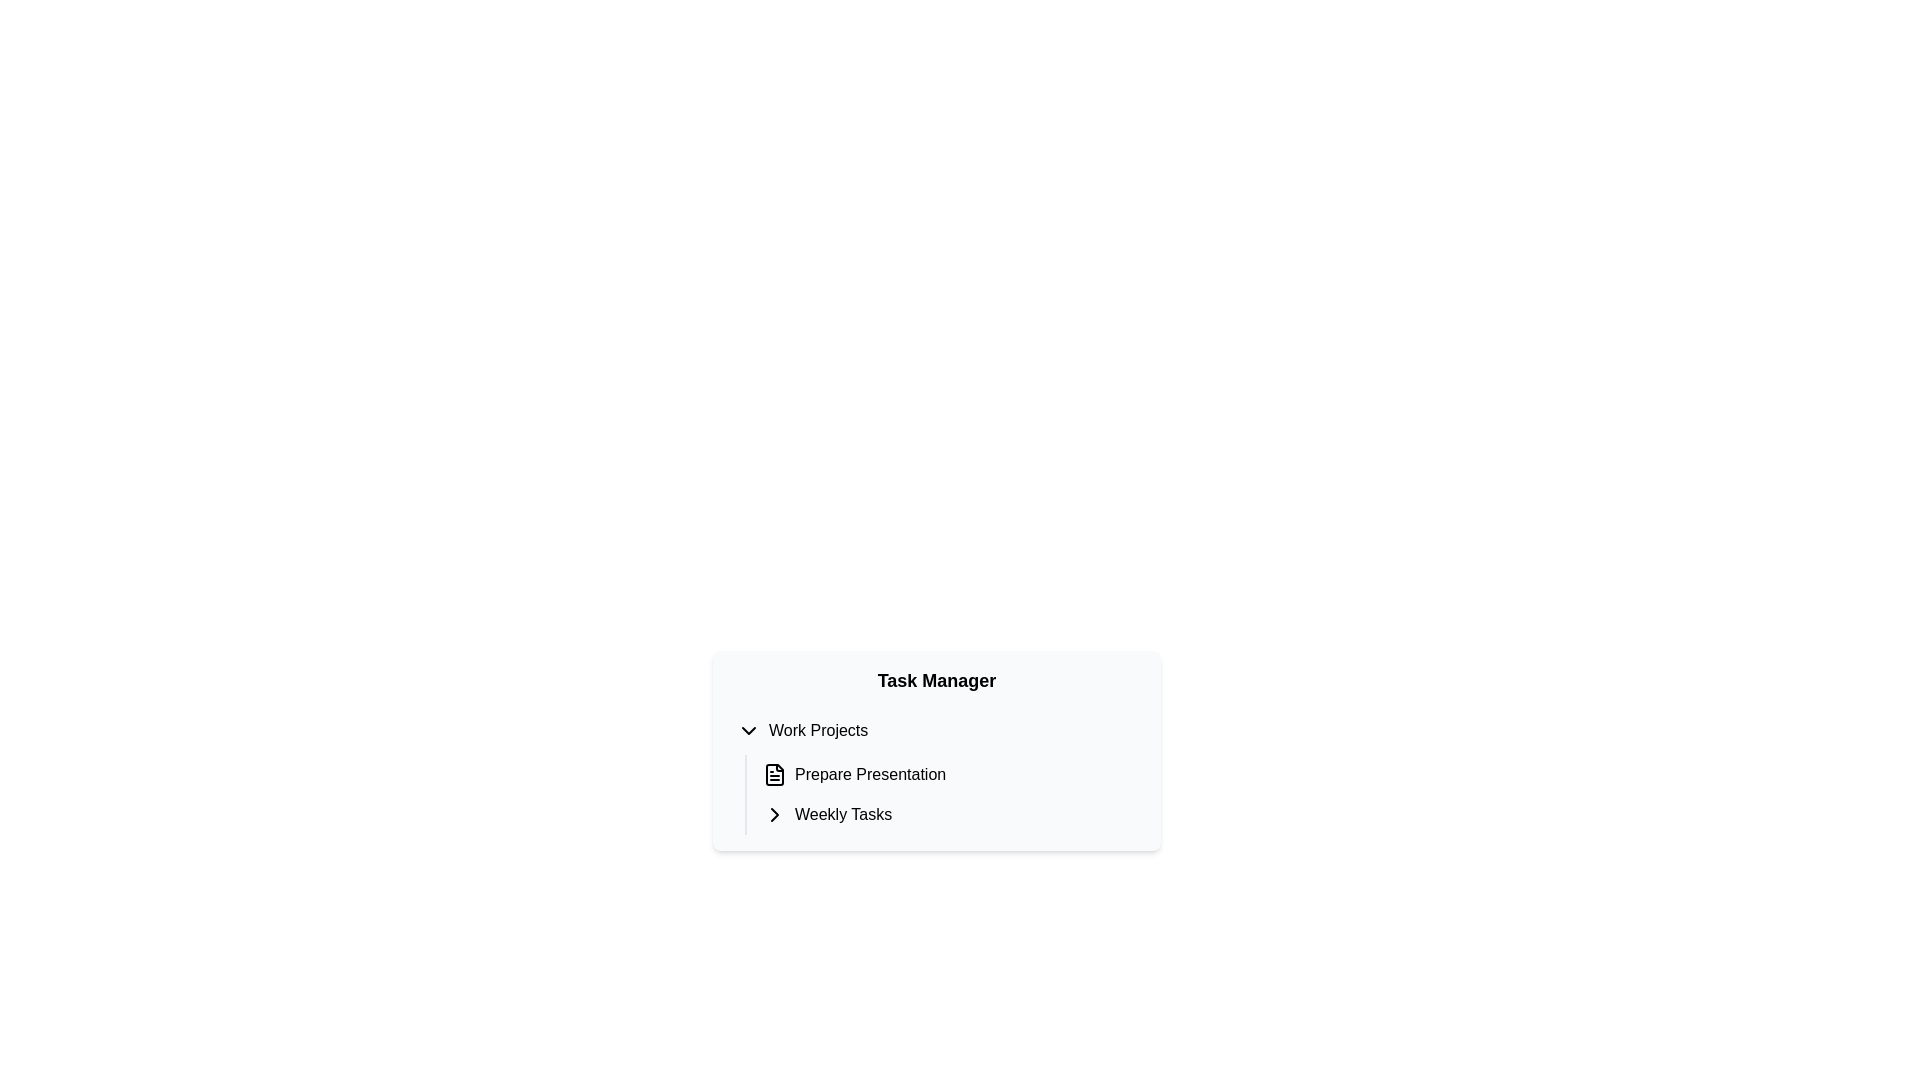 This screenshot has width=1920, height=1080. What do you see at coordinates (843, 814) in the screenshot?
I see `the text label or category title representing a task group under the 'Work Projects' category, specifically the second item in the list` at bounding box center [843, 814].